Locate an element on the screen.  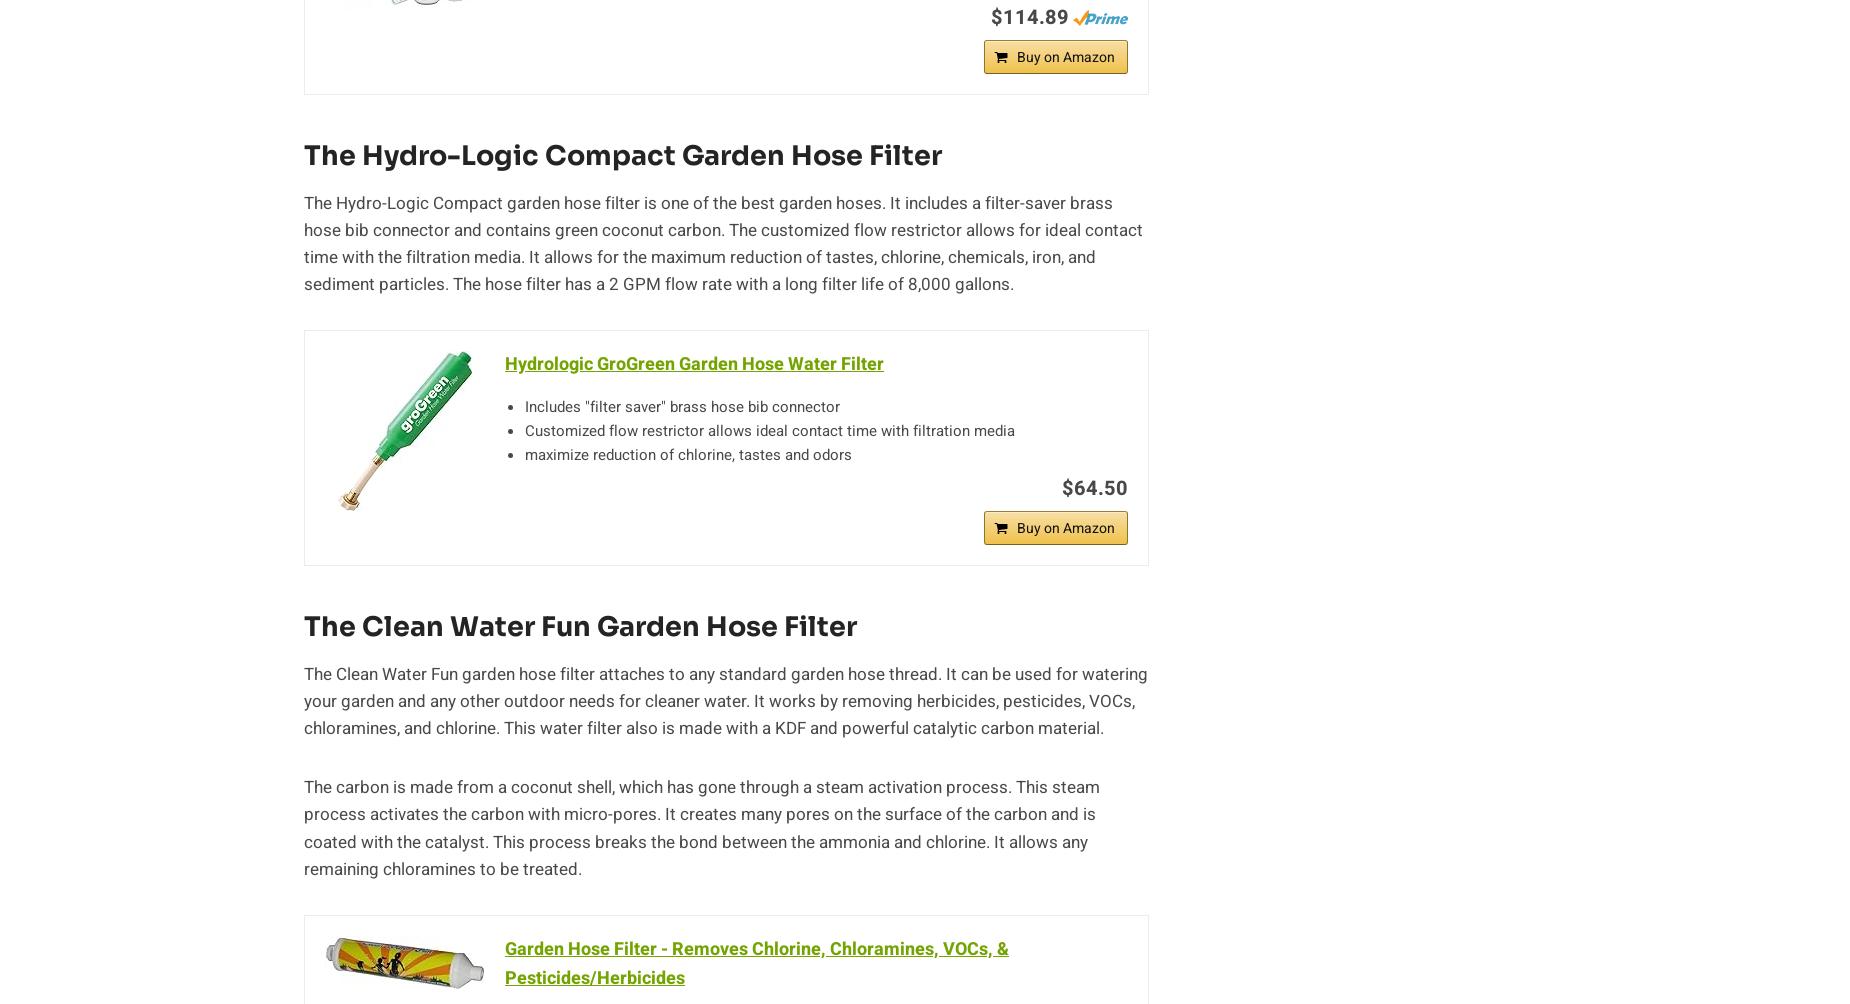
'maximize reduction of chlorine, tastes and odors' is located at coordinates (688, 454).